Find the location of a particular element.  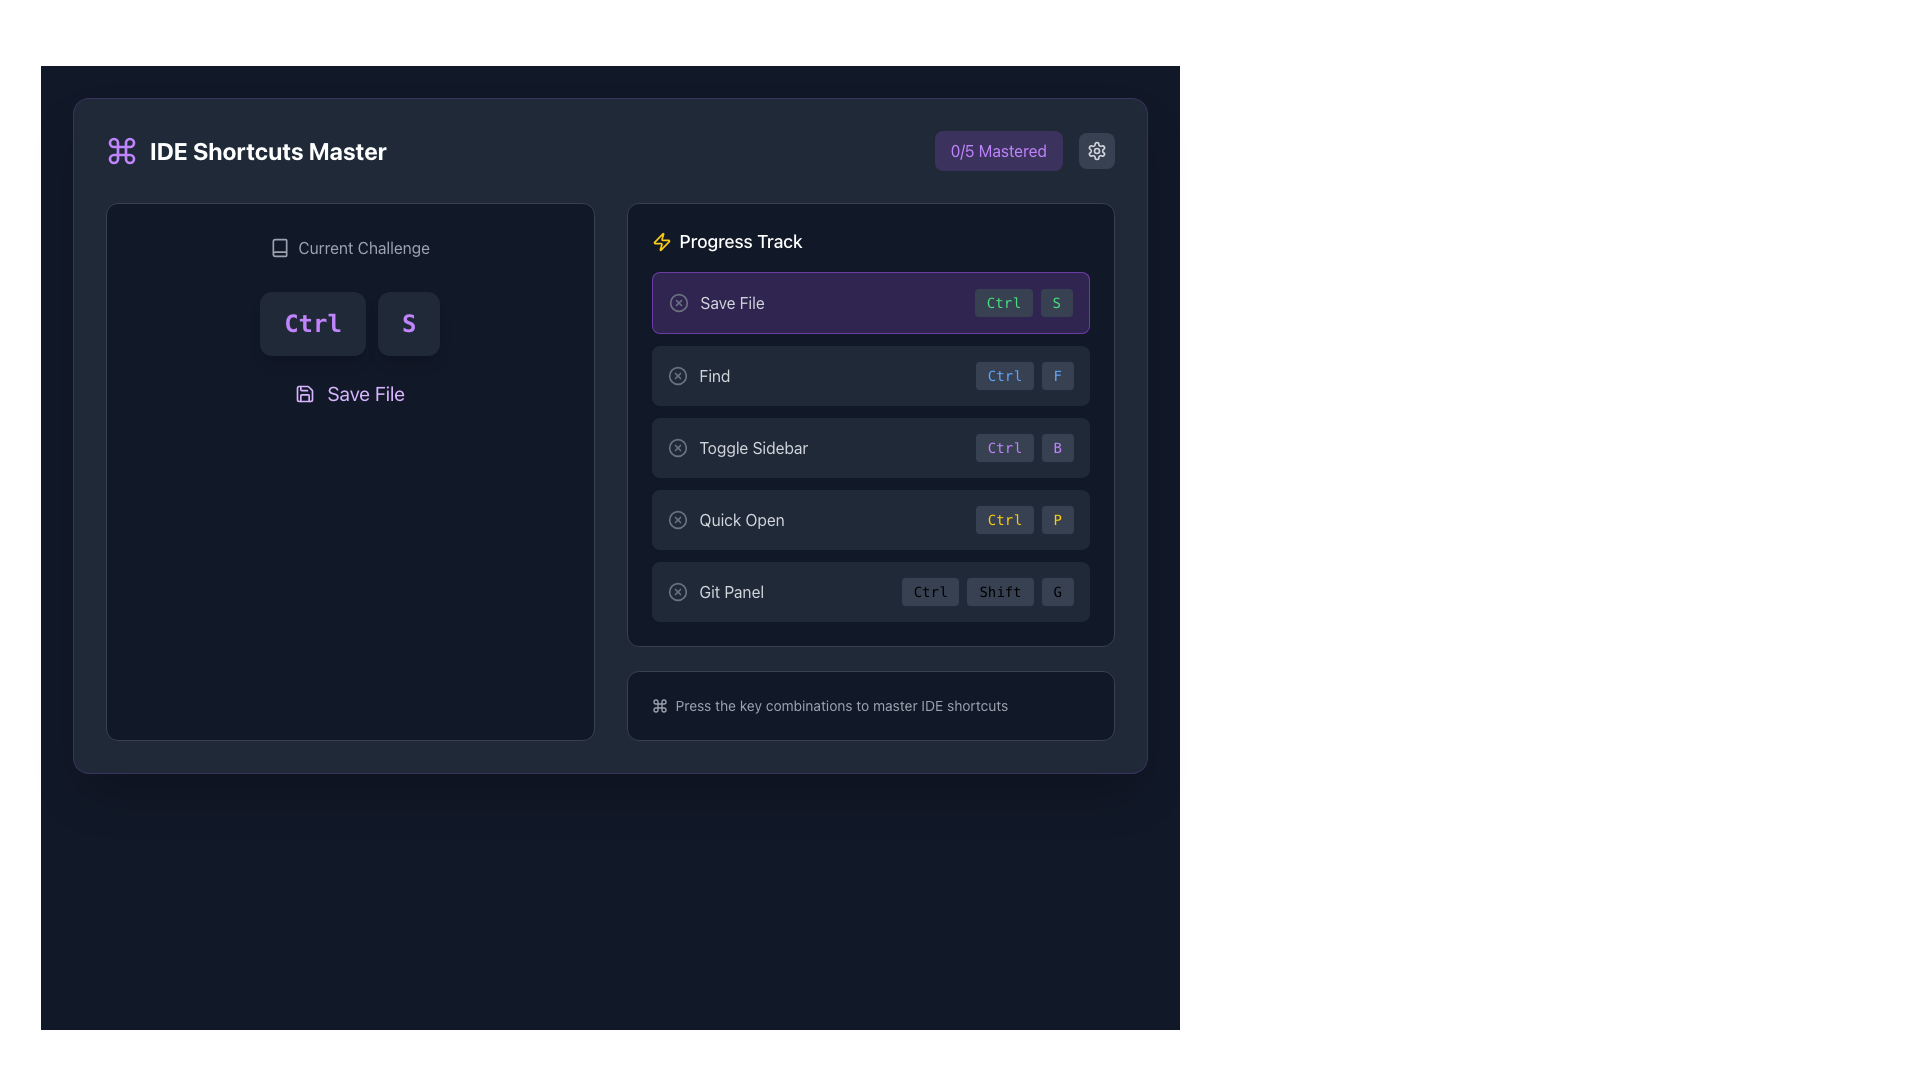

the descriptive text label for the current challenge section located near the top of the left column, above the 'Ctrl S' button group is located at coordinates (350, 246).